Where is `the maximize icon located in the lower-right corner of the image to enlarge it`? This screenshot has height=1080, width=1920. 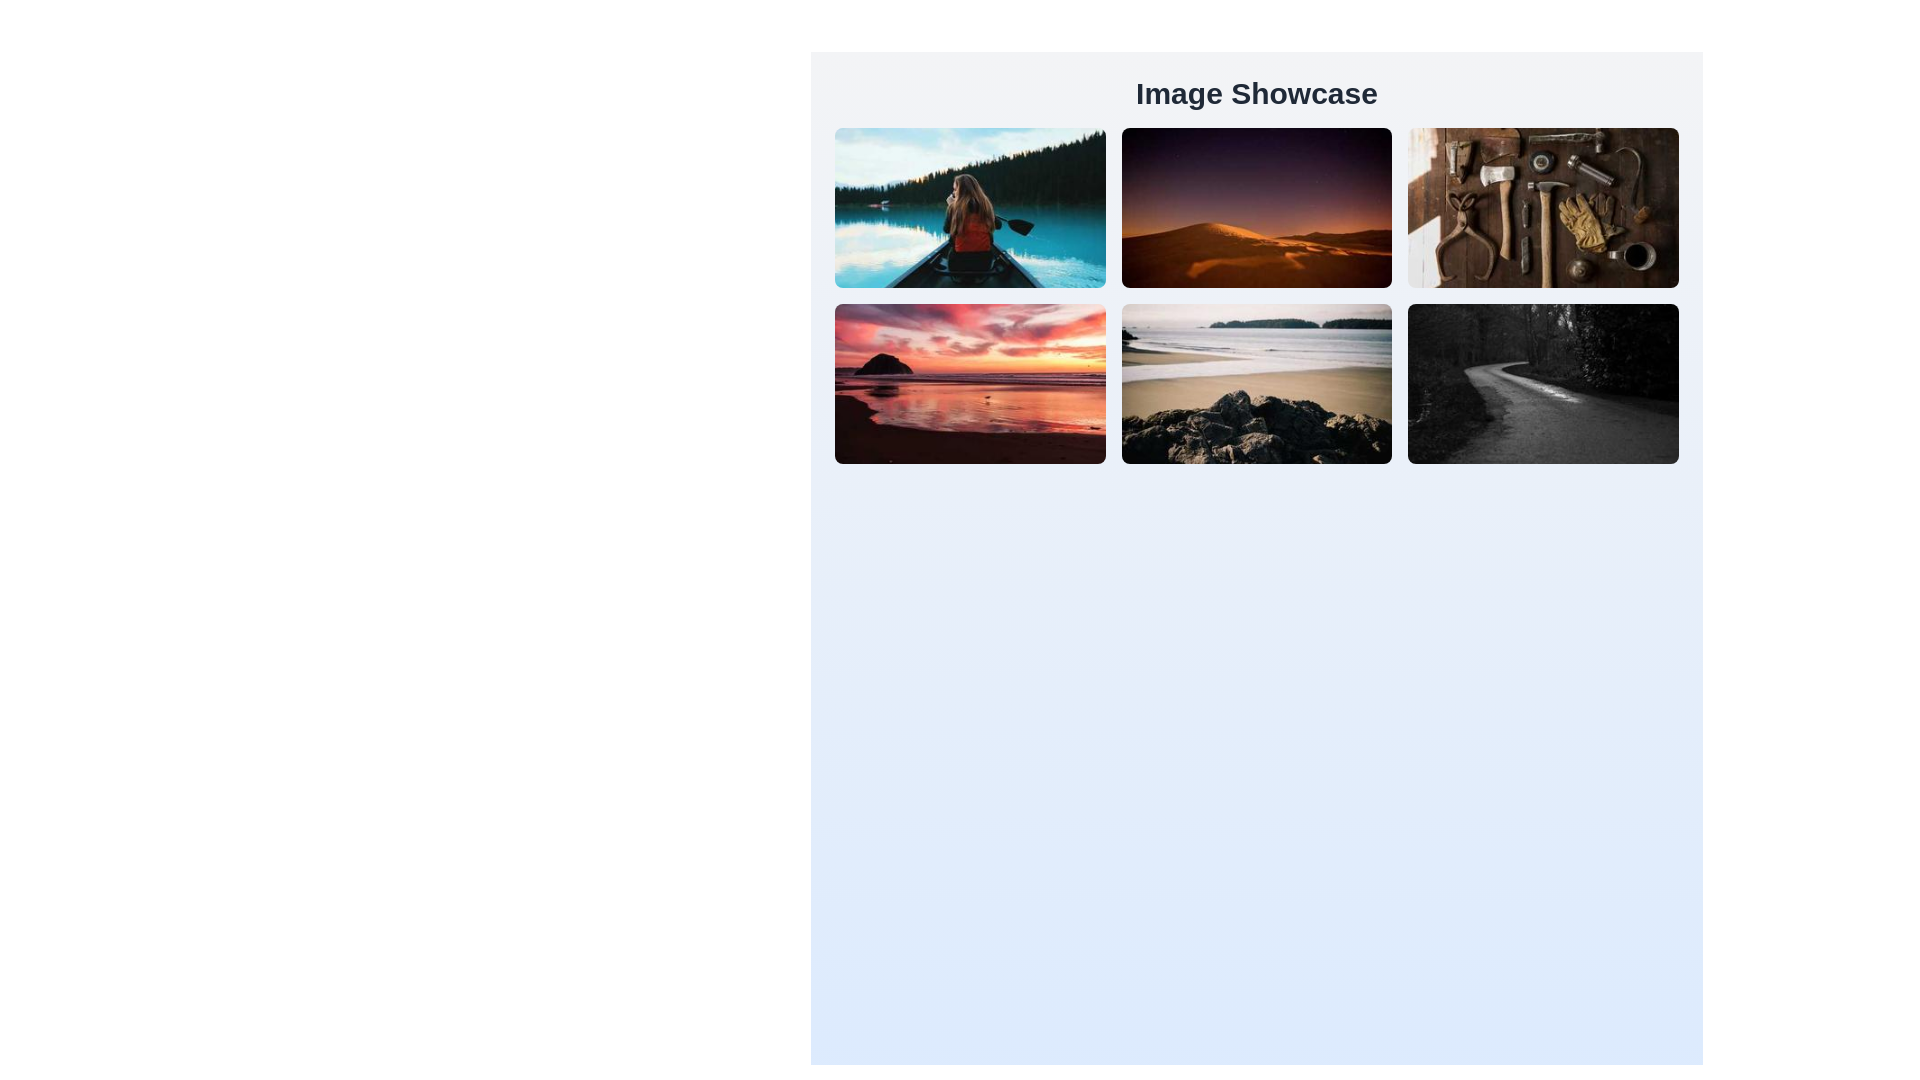 the maximize icon located in the lower-right corner of the image to enlarge it is located at coordinates (1542, 384).